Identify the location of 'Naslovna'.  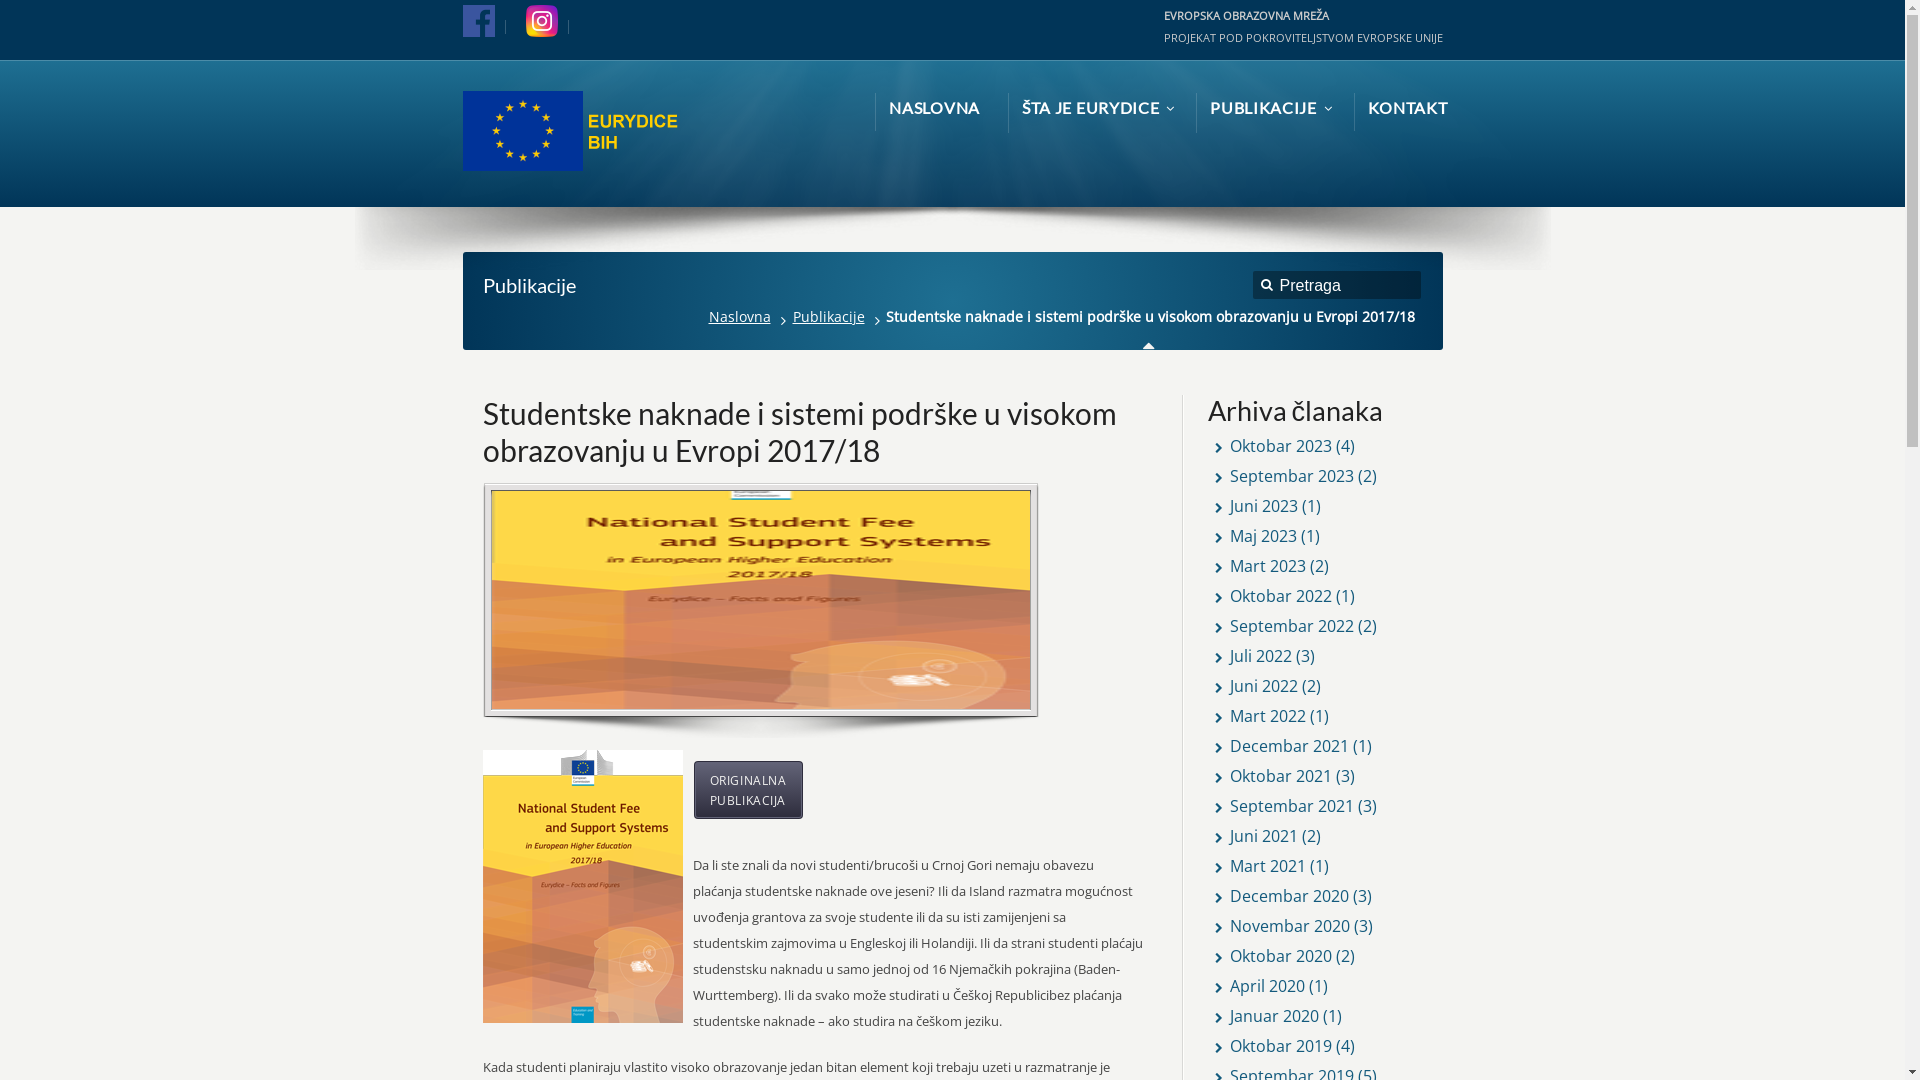
(701, 315).